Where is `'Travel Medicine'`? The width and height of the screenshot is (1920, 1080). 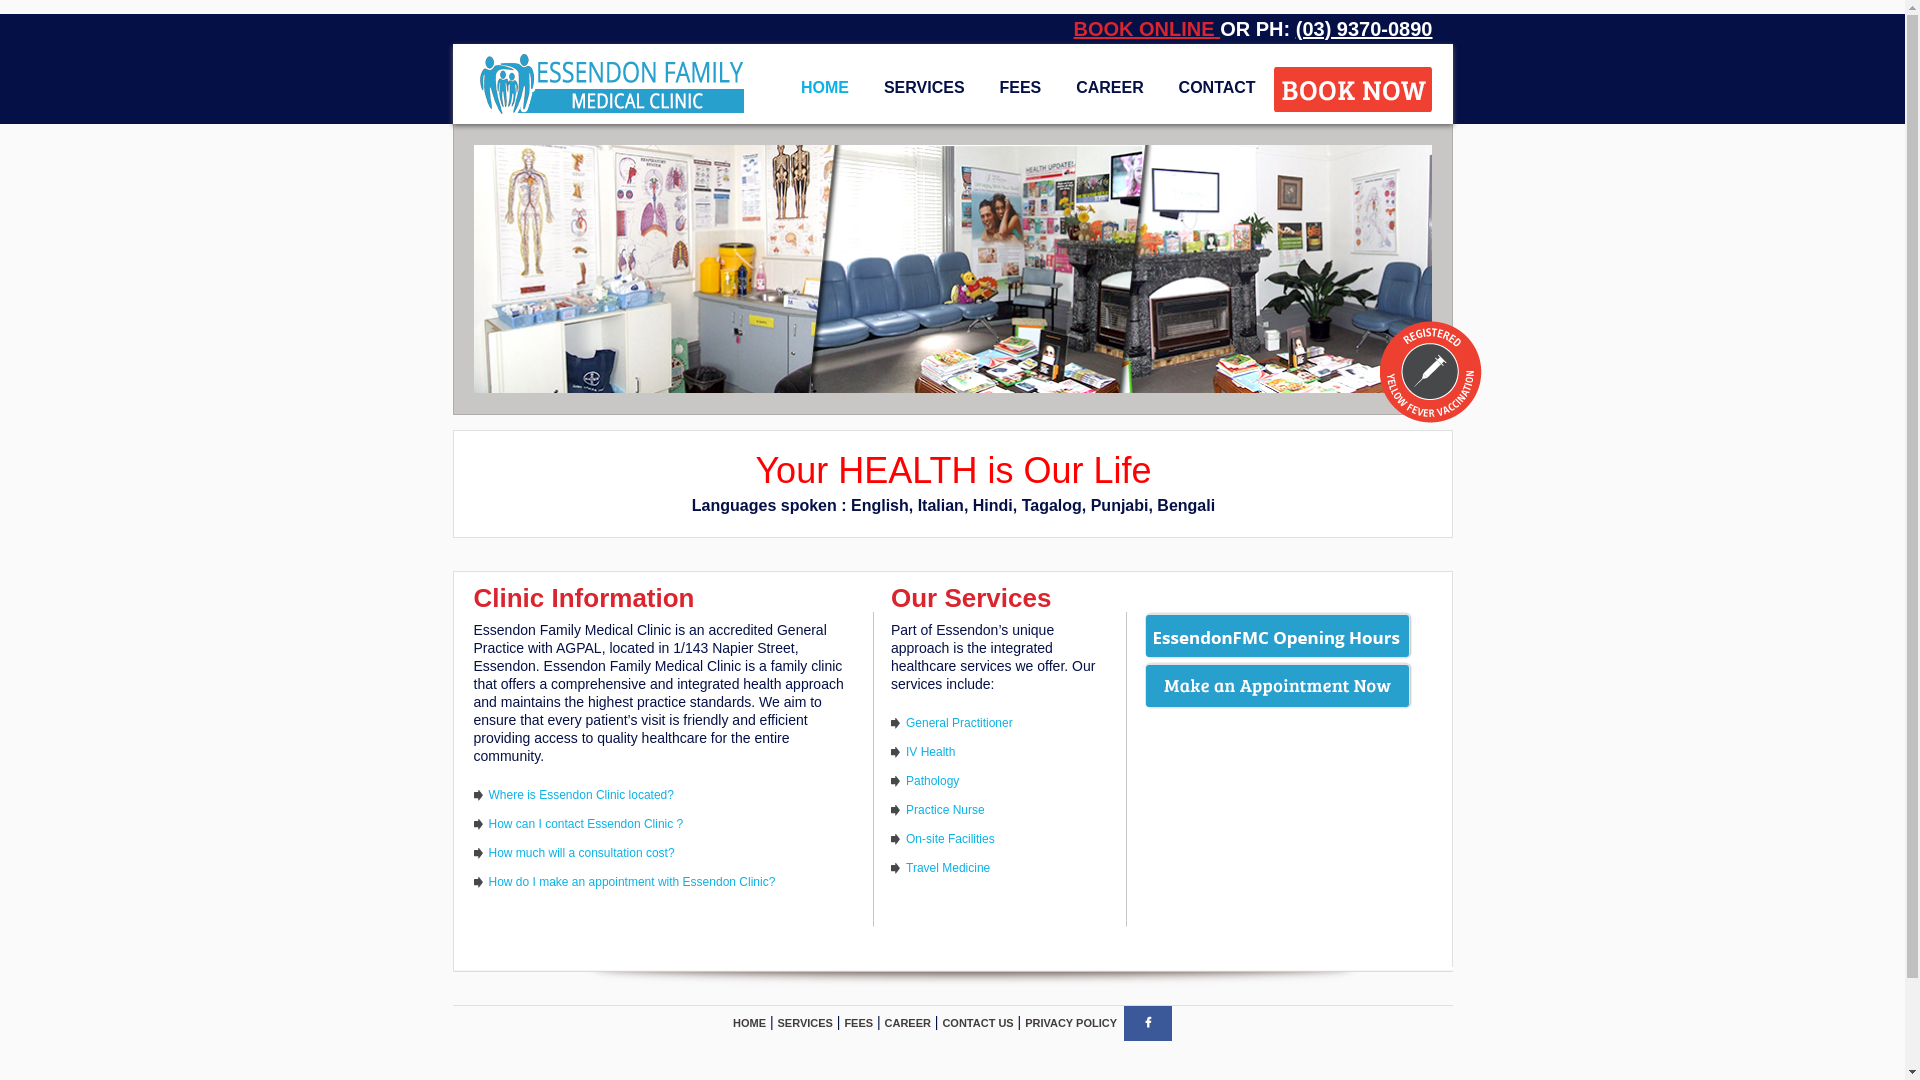 'Travel Medicine' is located at coordinates (947, 866).